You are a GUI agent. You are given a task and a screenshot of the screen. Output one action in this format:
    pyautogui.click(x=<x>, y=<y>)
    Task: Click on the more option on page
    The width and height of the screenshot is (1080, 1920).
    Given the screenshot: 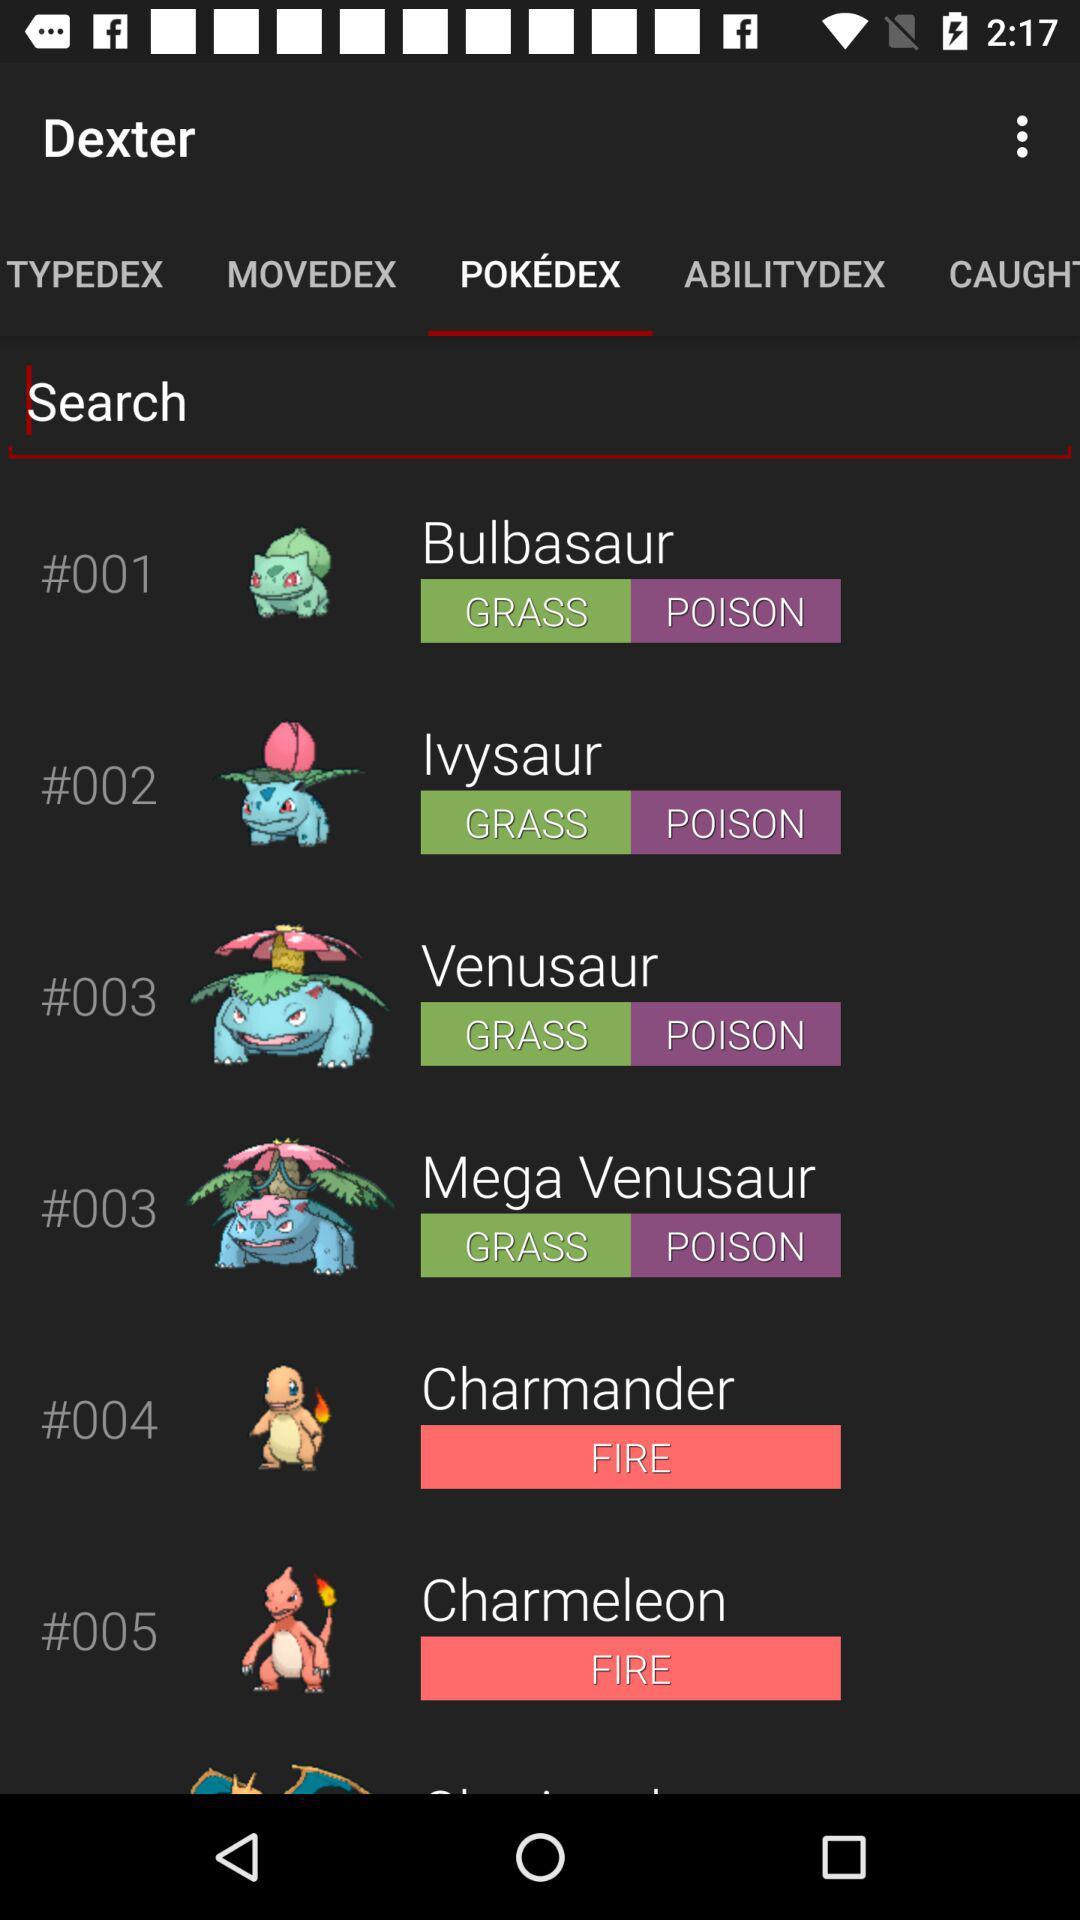 What is the action you would take?
    pyautogui.click(x=1027, y=136)
    